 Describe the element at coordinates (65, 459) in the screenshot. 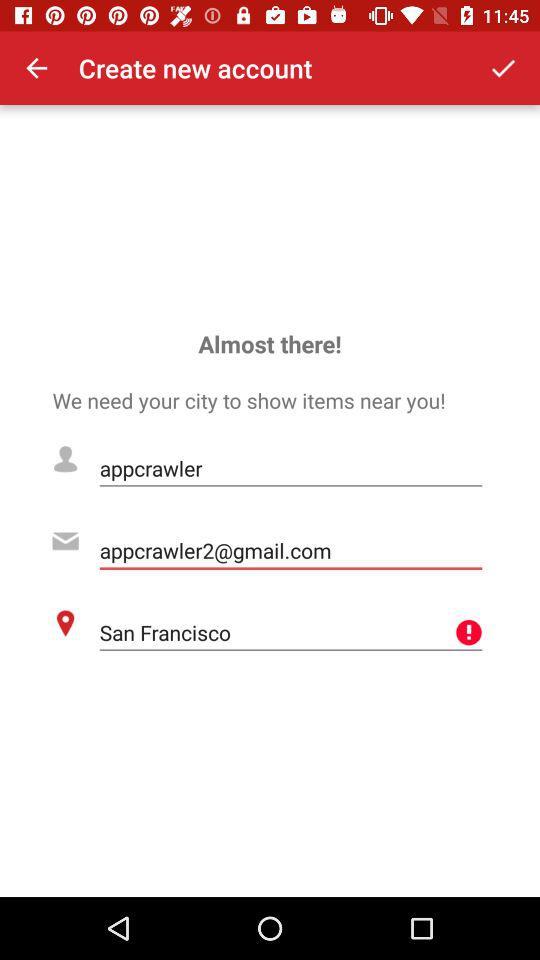

I see `the human icon left to appcrawler` at that location.